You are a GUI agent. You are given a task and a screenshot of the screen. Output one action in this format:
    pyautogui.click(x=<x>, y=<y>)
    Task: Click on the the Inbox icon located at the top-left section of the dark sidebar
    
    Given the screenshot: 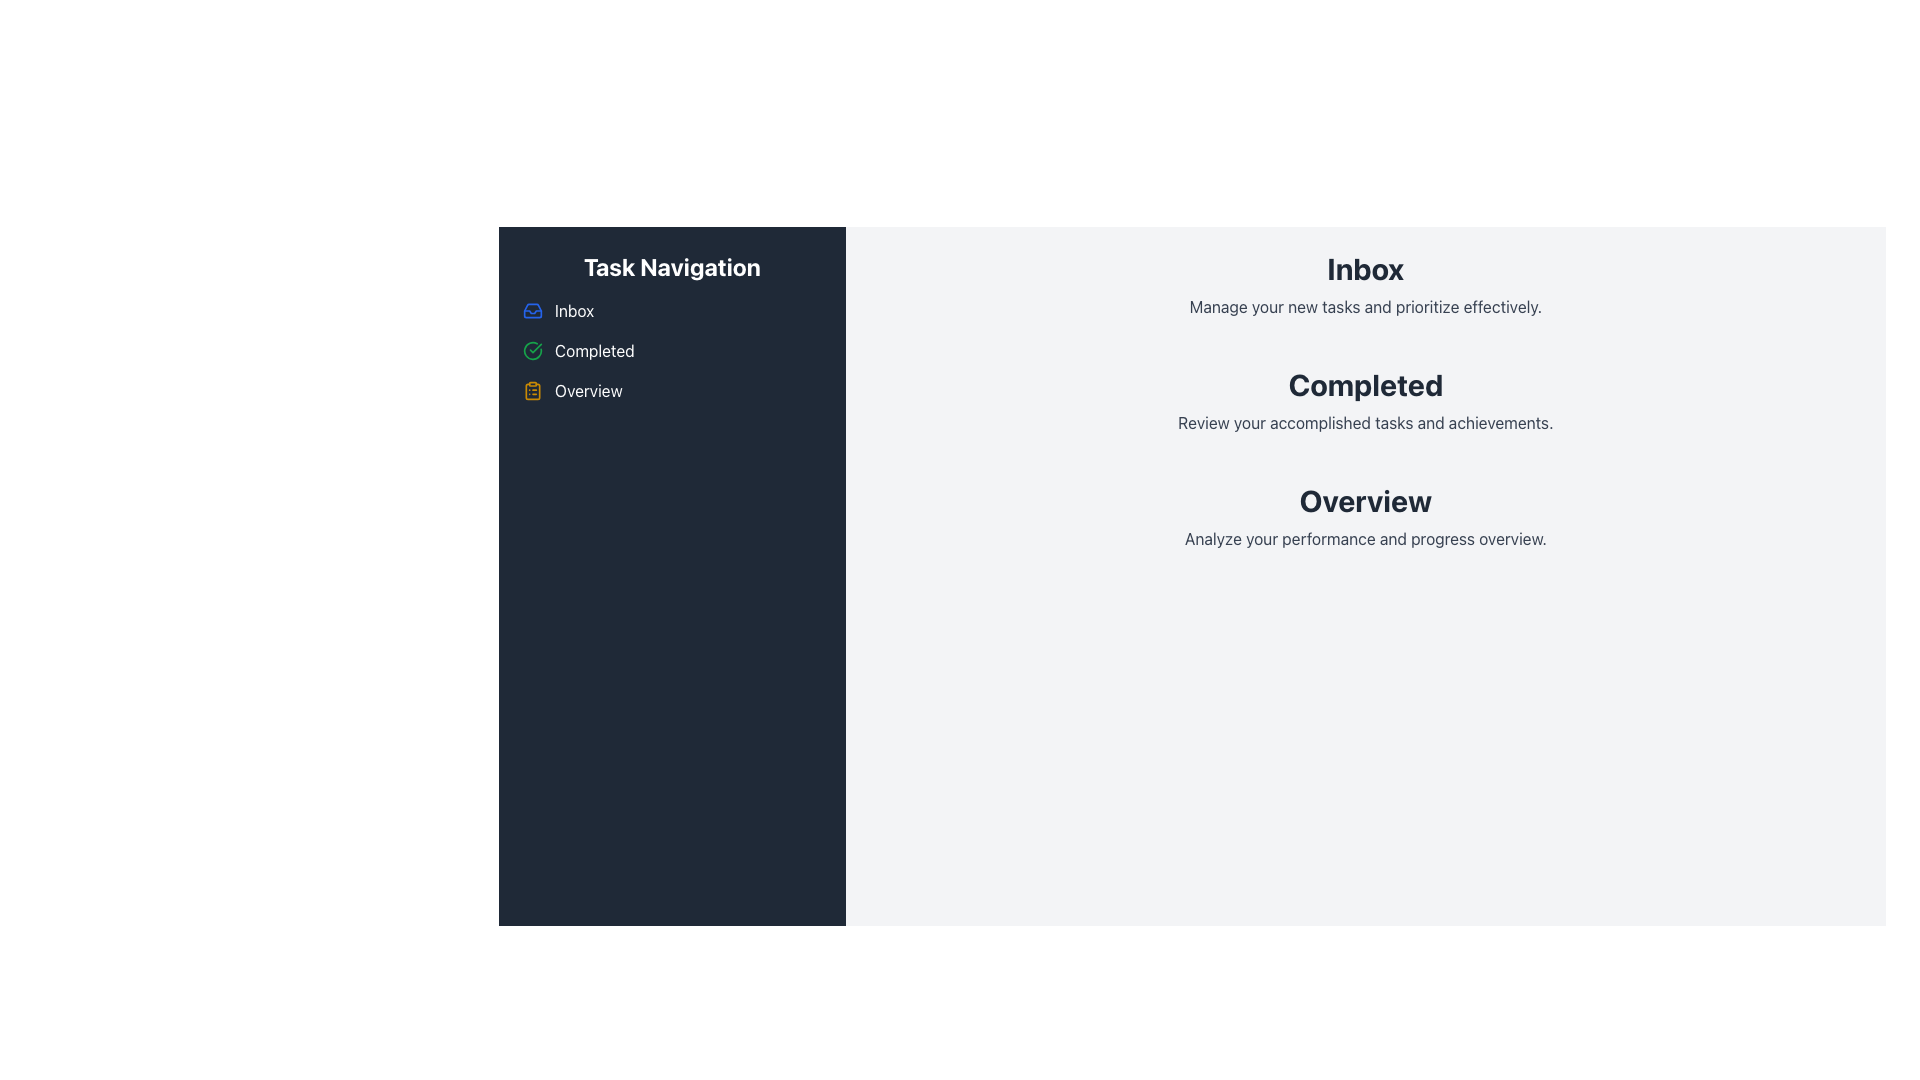 What is the action you would take?
    pyautogui.click(x=532, y=311)
    